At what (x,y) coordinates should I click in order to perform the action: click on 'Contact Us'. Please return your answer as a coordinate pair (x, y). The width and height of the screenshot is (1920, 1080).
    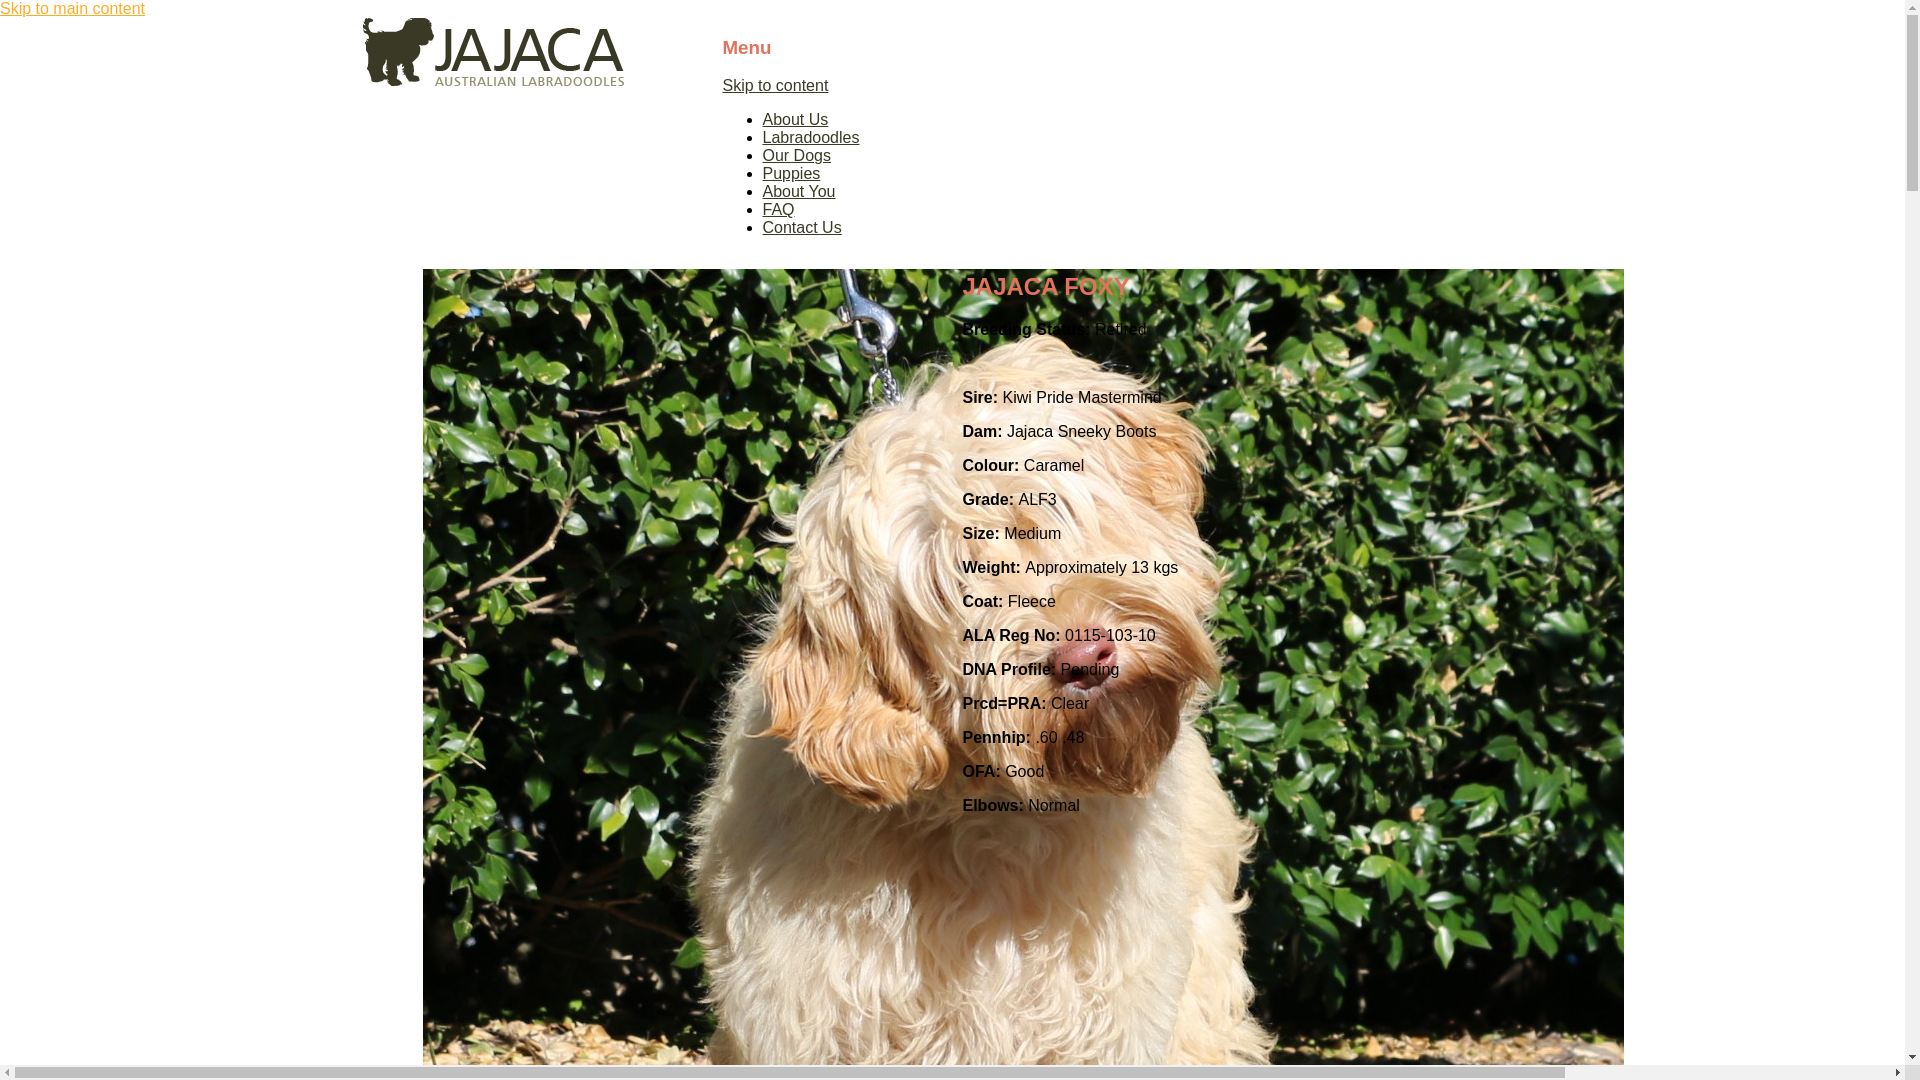
    Looking at the image, I should click on (801, 226).